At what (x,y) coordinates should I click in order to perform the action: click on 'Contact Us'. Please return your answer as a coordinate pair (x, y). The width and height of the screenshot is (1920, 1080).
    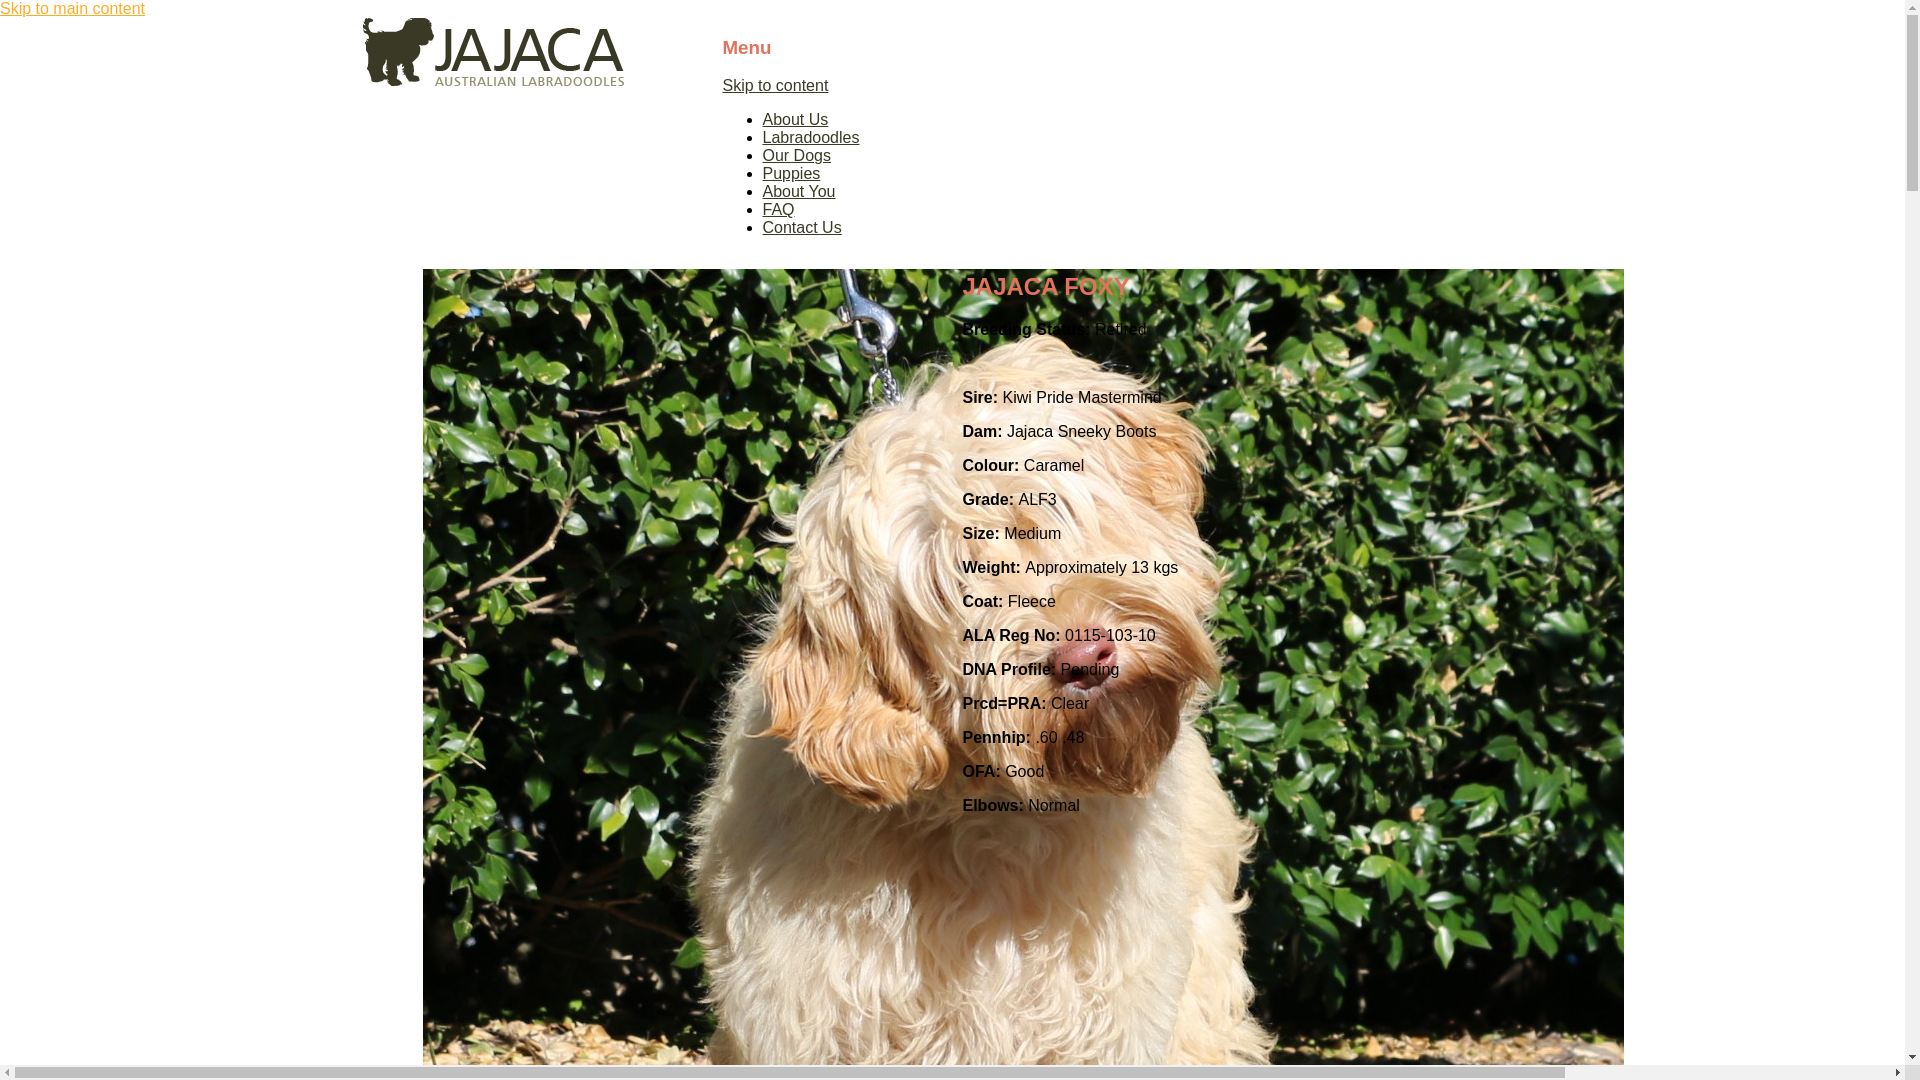
    Looking at the image, I should click on (801, 226).